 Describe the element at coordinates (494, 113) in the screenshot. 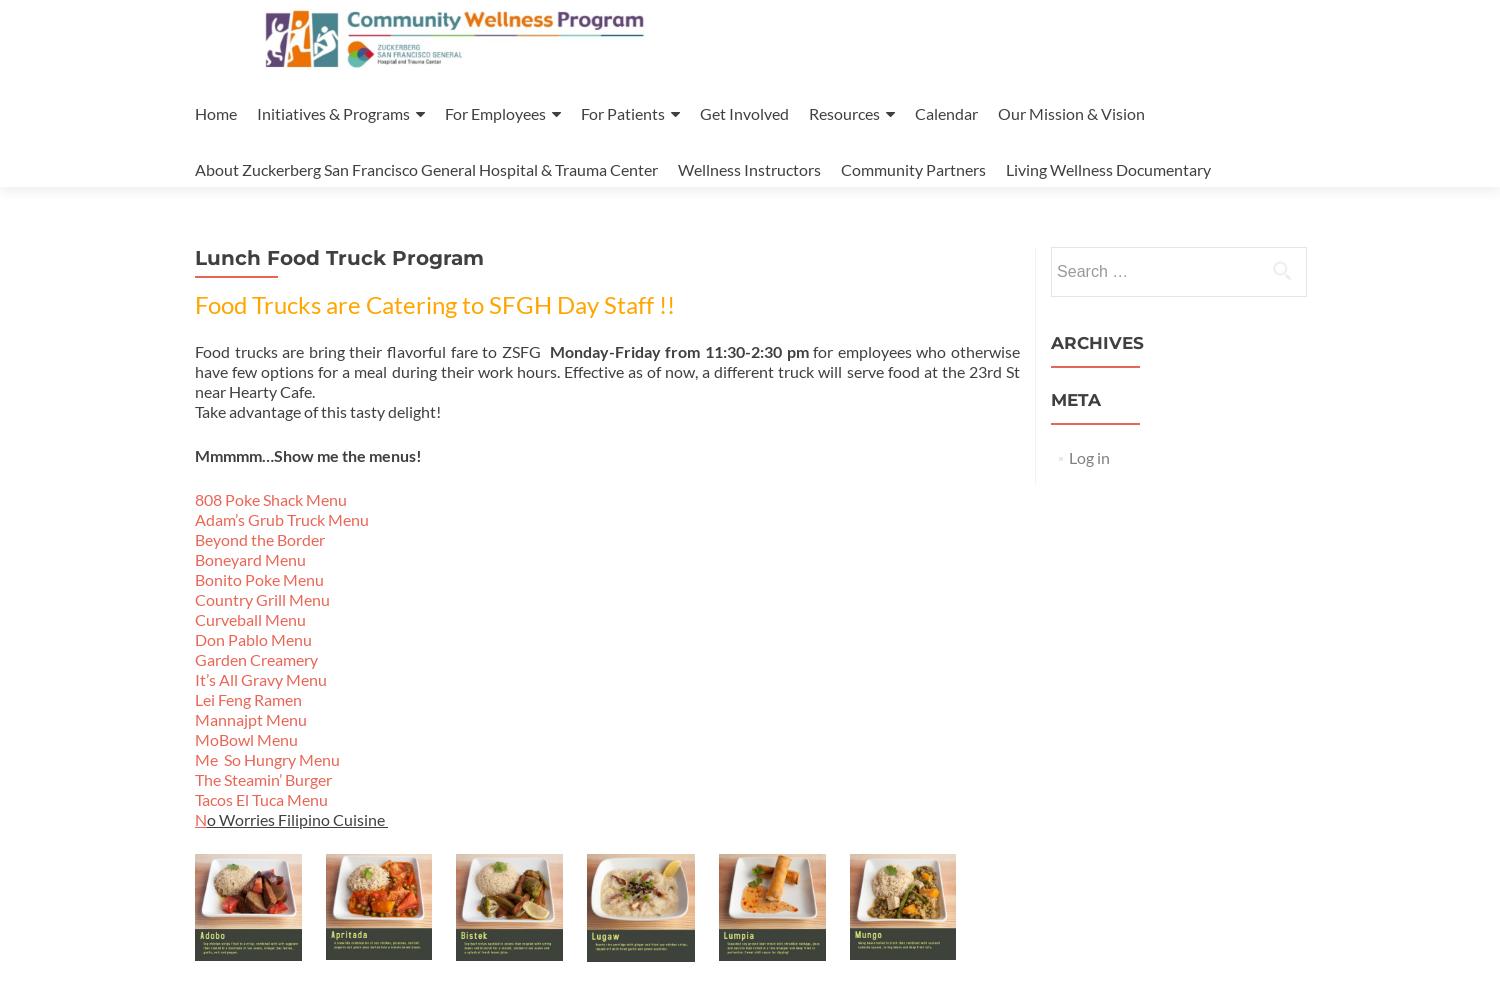

I see `'For Employees'` at that location.